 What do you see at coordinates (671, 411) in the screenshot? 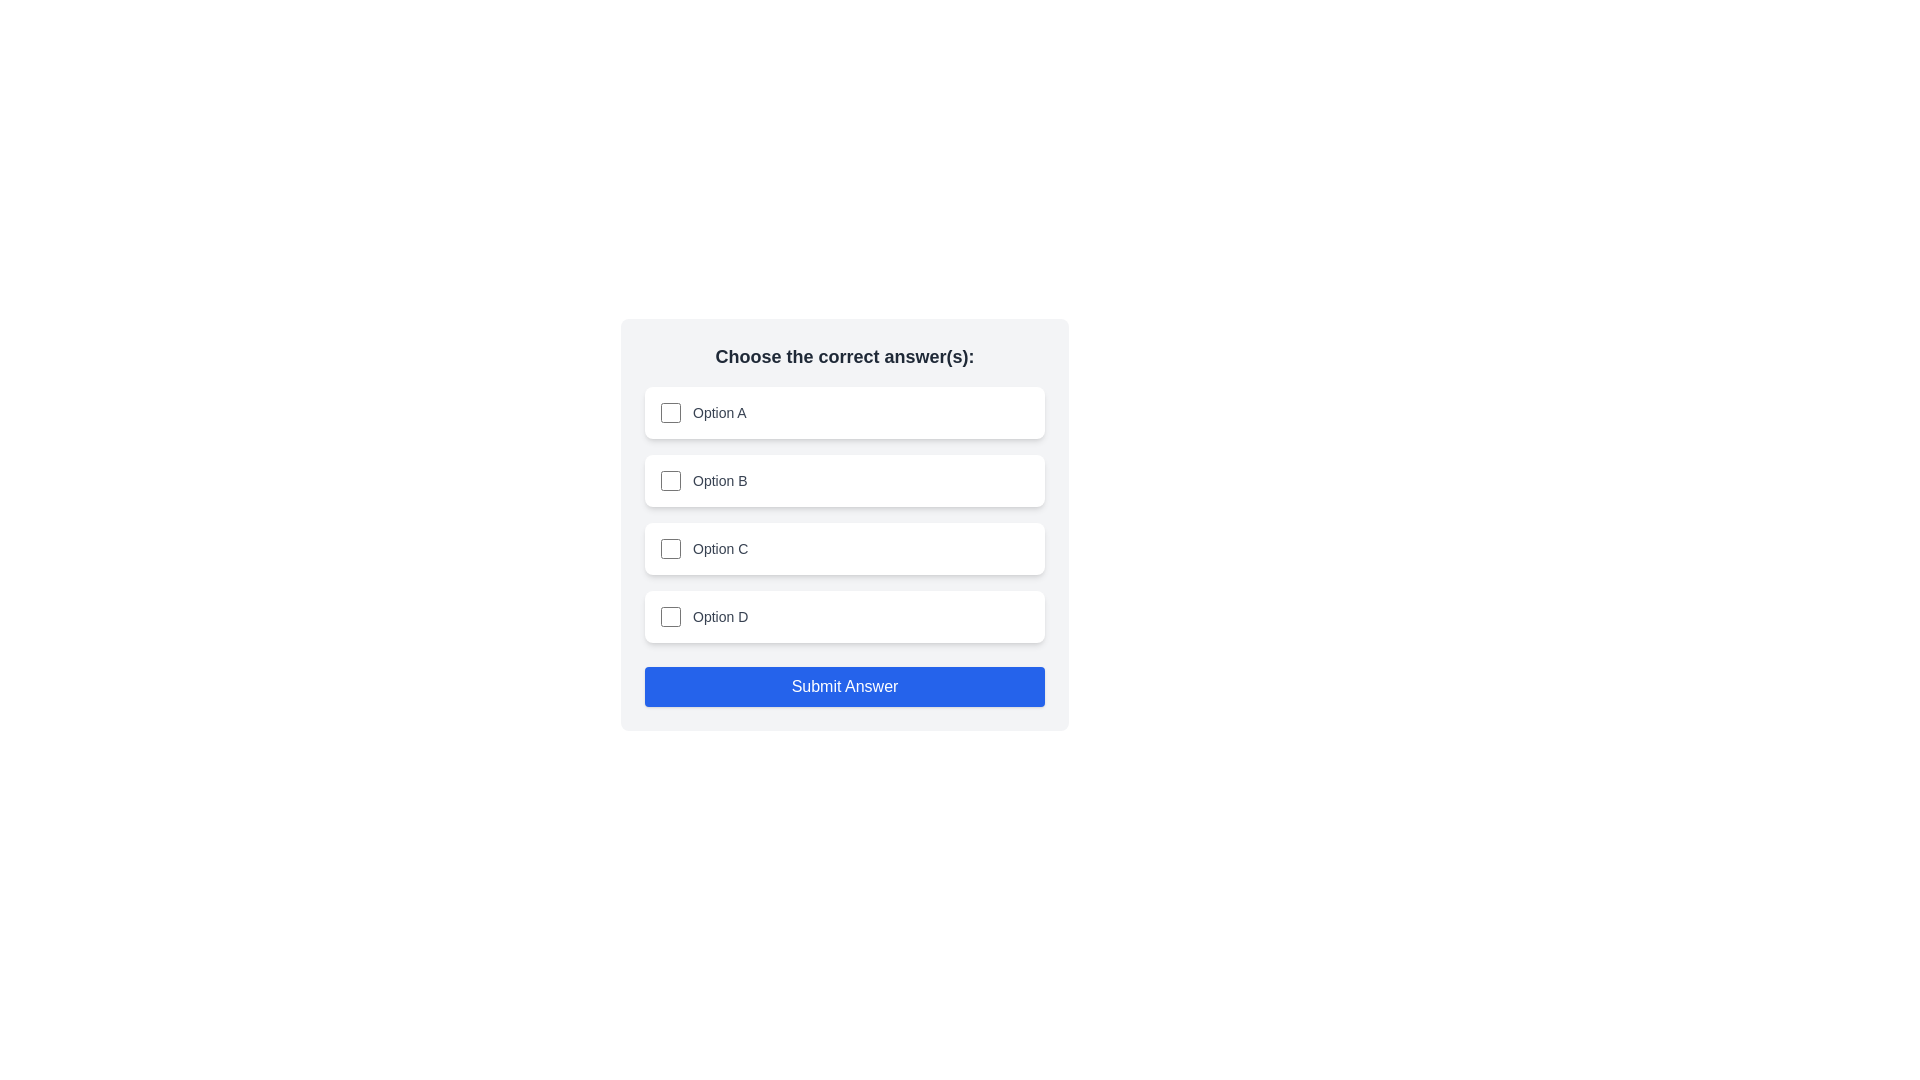
I see `the checkbox corresponding to Option A` at bounding box center [671, 411].